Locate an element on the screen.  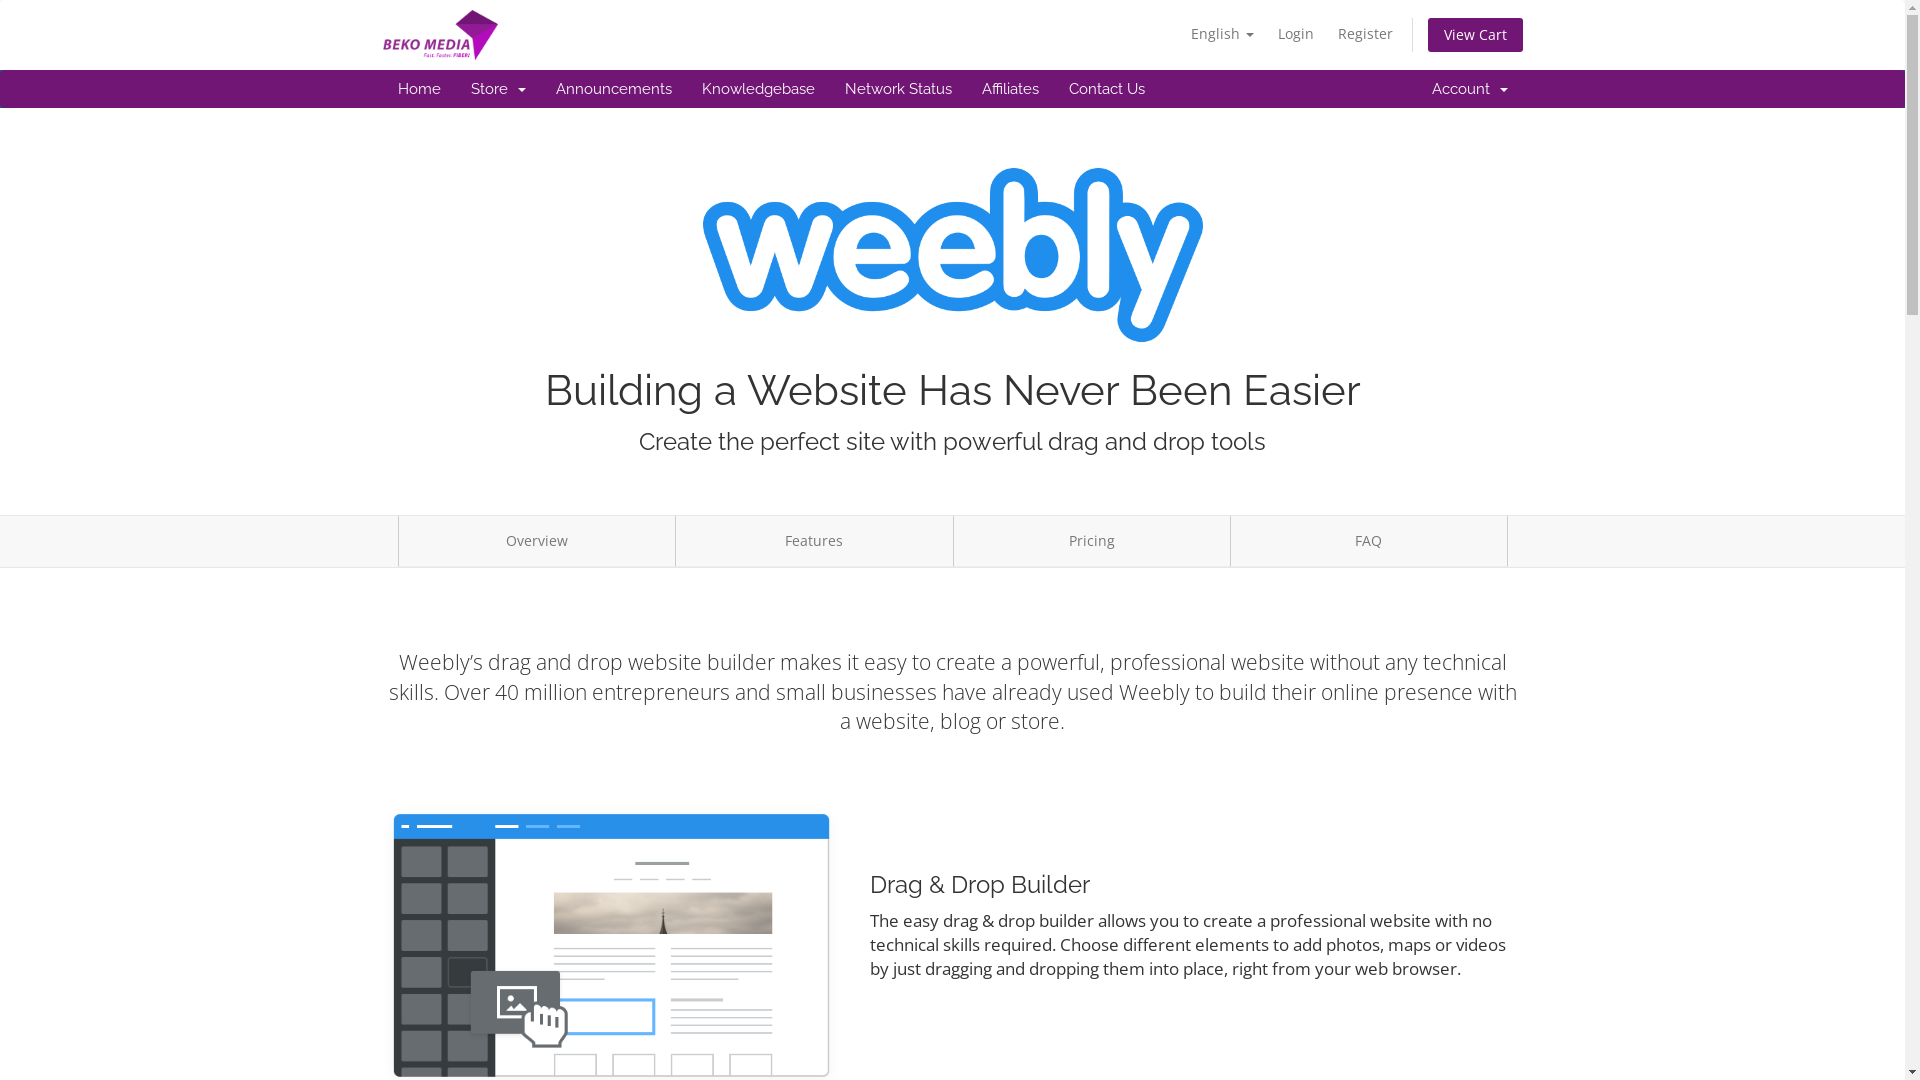
'Contact Us' is located at coordinates (1053, 87).